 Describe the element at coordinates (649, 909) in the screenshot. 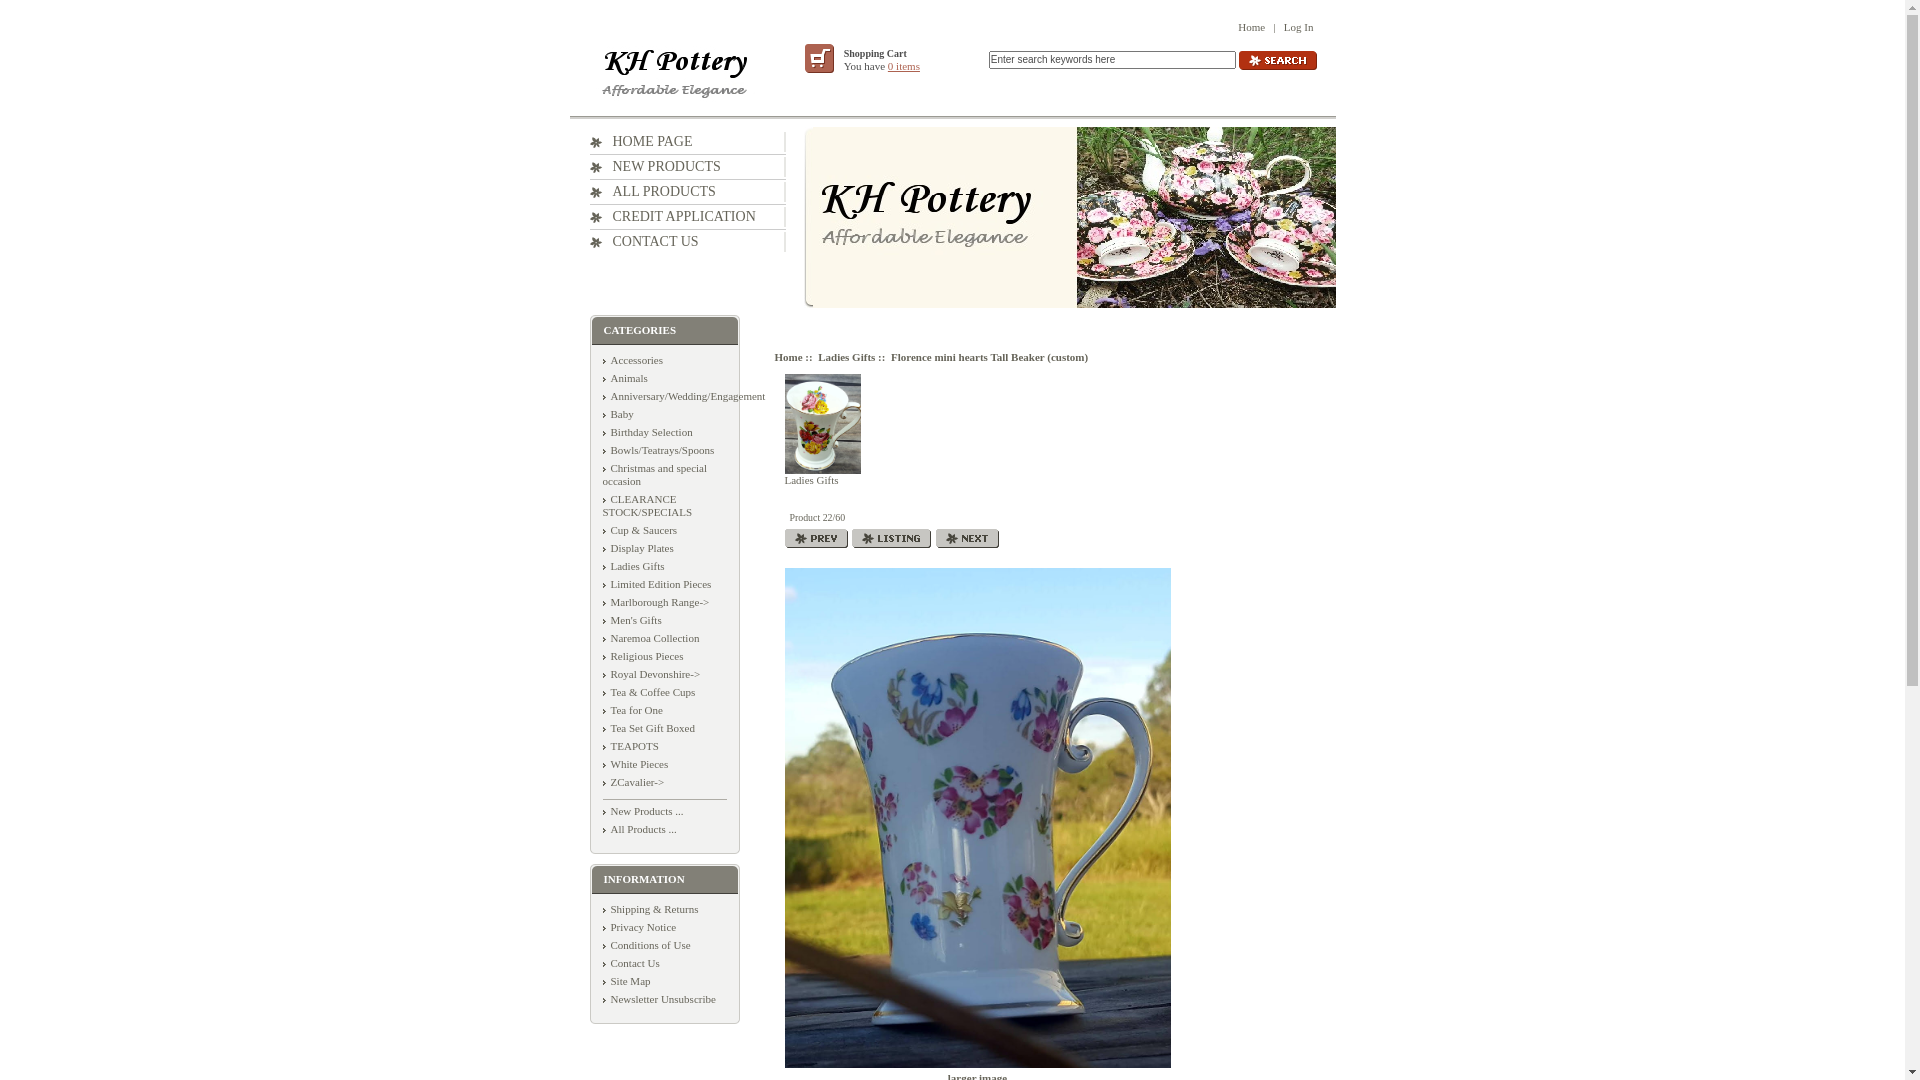

I see `'Shipping & Returns'` at that location.